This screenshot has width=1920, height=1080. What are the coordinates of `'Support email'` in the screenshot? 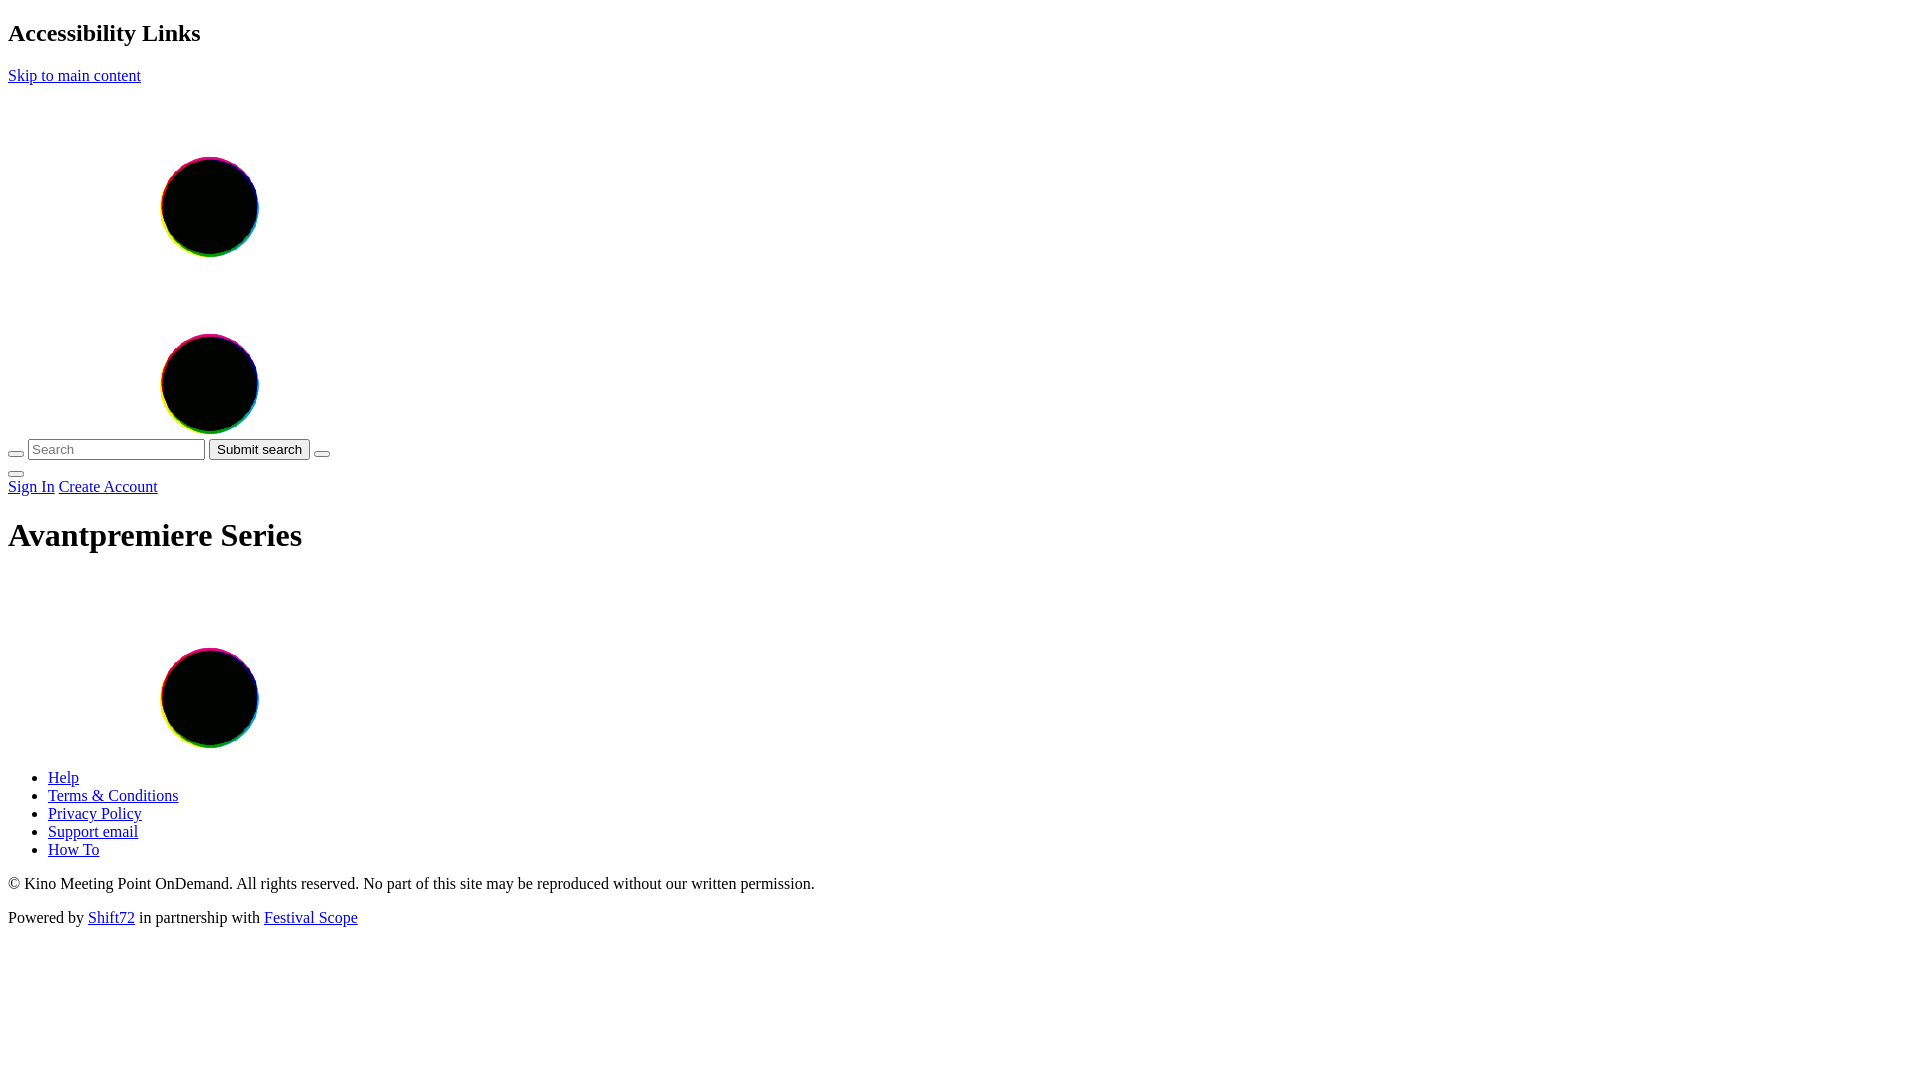 It's located at (91, 831).